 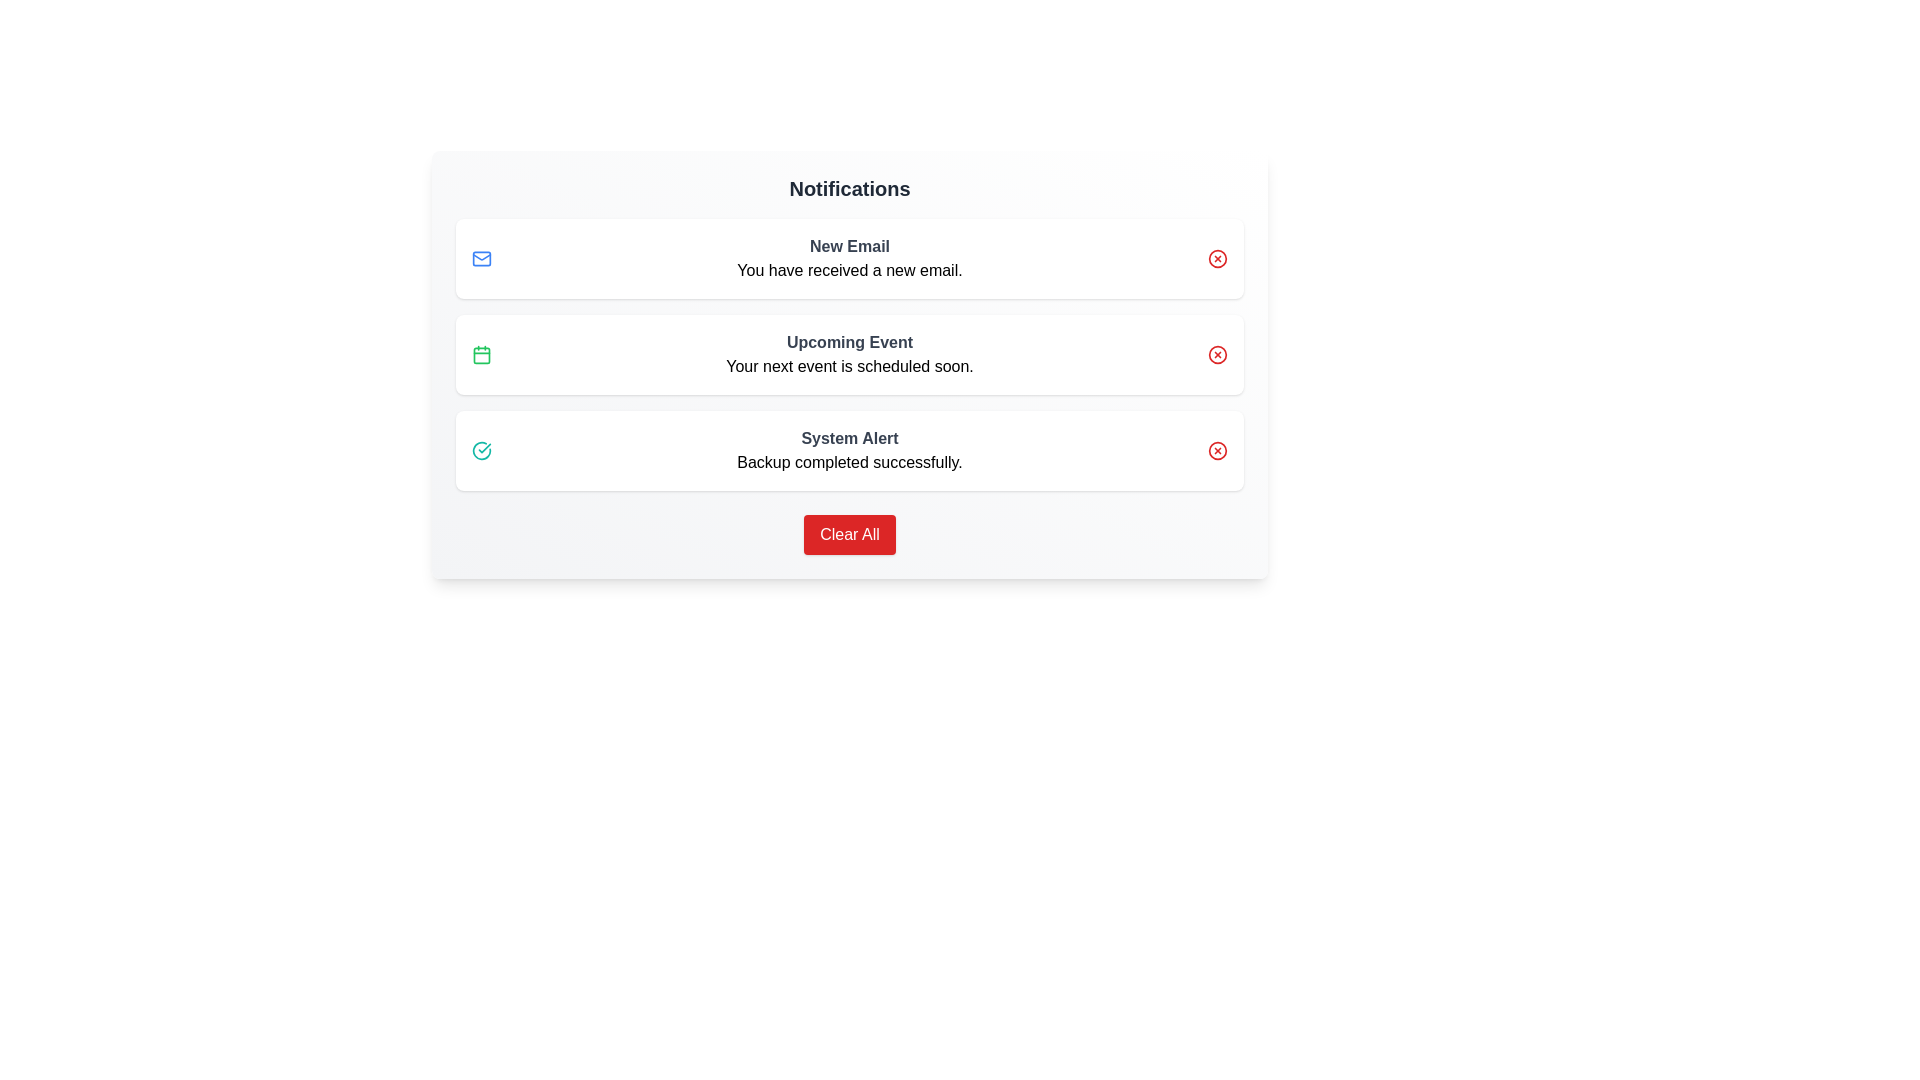 What do you see at coordinates (849, 257) in the screenshot?
I see `the 'New Email' notification entry that displays the heading in bold and the sub-text indicating a new email has been received to acknowledge it` at bounding box center [849, 257].